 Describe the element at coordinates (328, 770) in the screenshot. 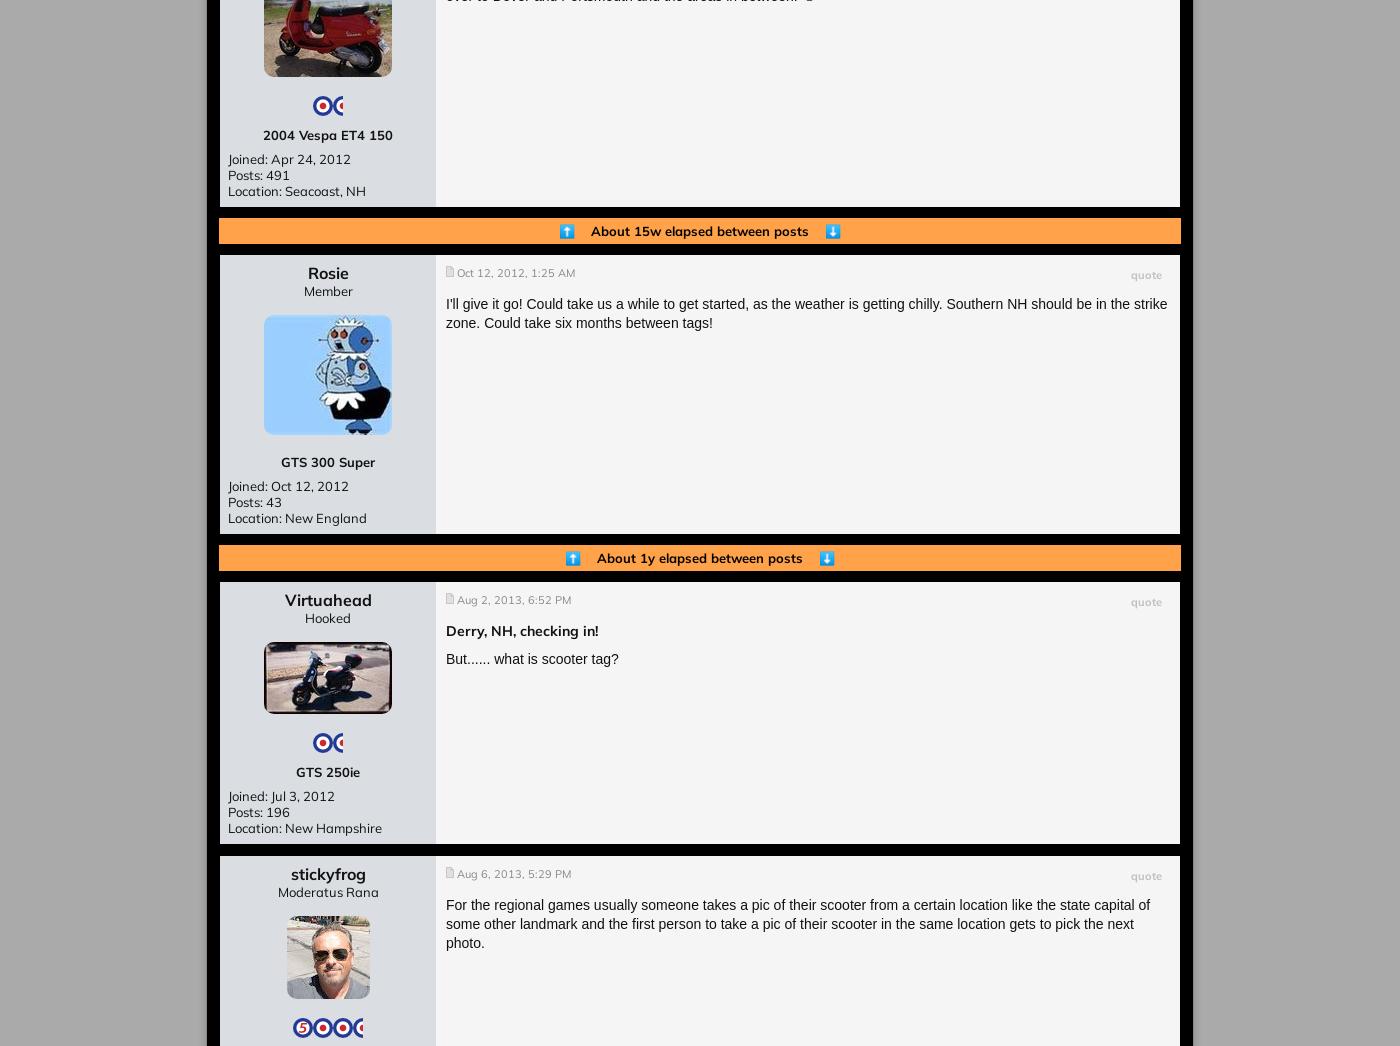

I see `'GTS 250ie'` at that location.